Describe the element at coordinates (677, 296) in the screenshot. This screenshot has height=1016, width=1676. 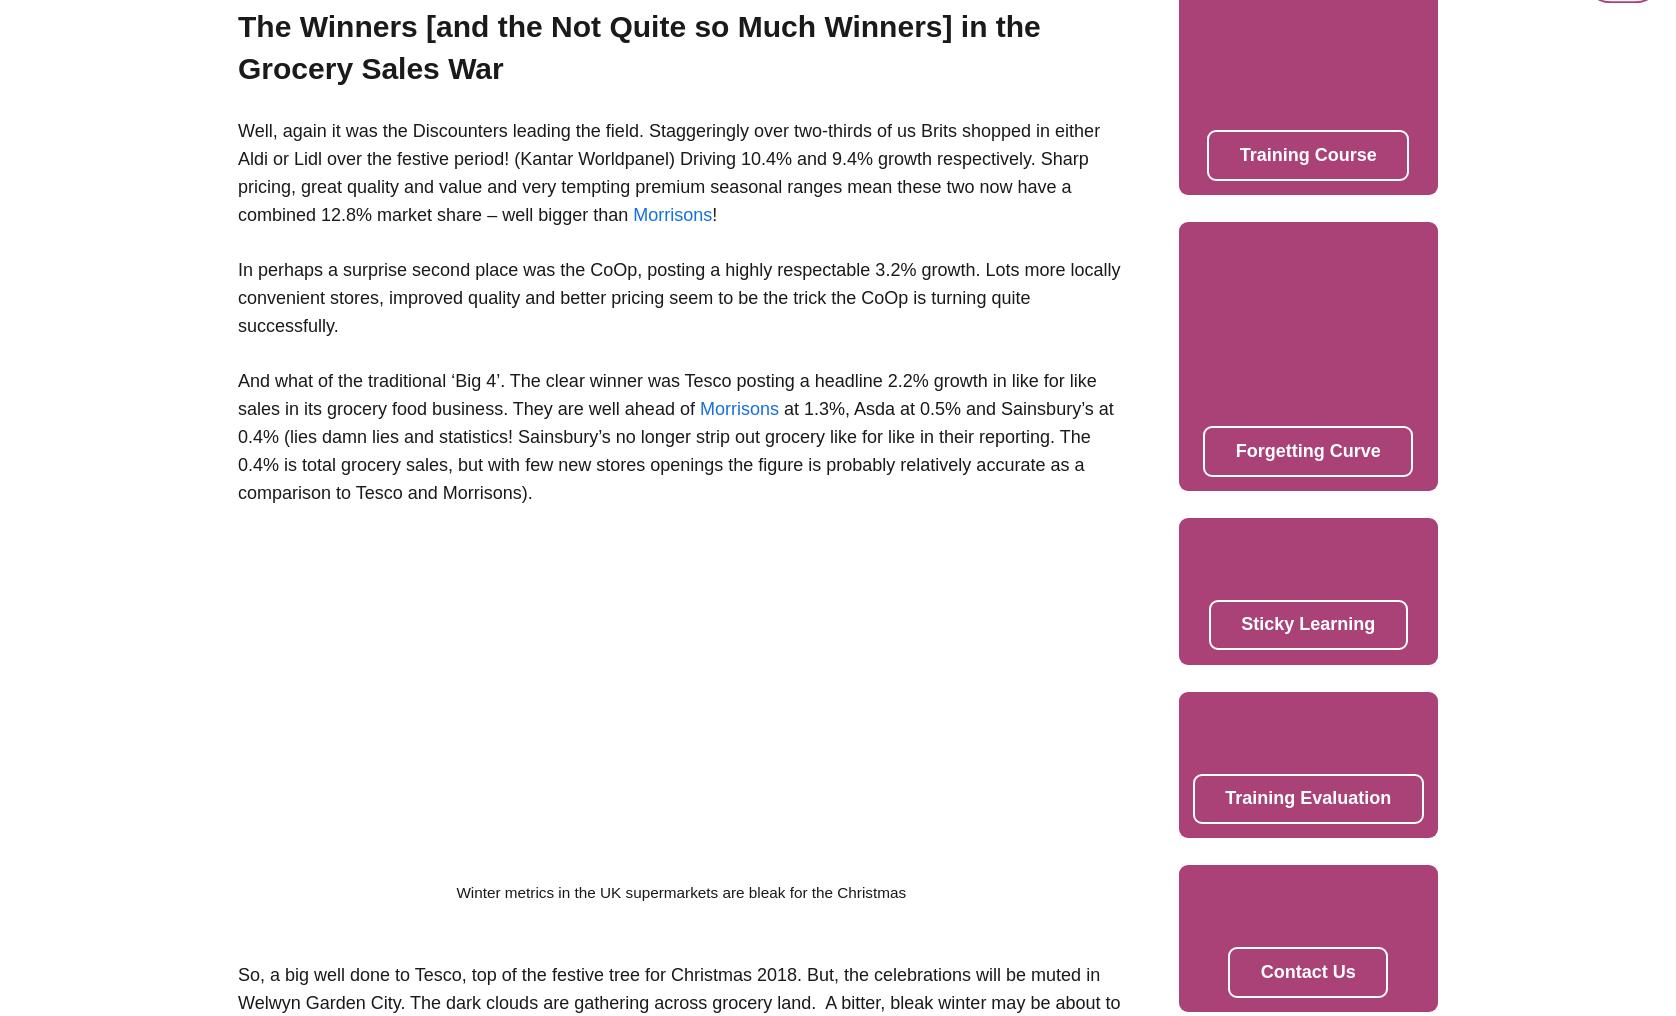
I see `'In perhaps a surprise second place was the CoOp, posting a highly respectable 3.2% growth. Lots more locally convenient stores, improved quality and better pricing seem to be the trick the CoOp is turning quite successfully.'` at that location.